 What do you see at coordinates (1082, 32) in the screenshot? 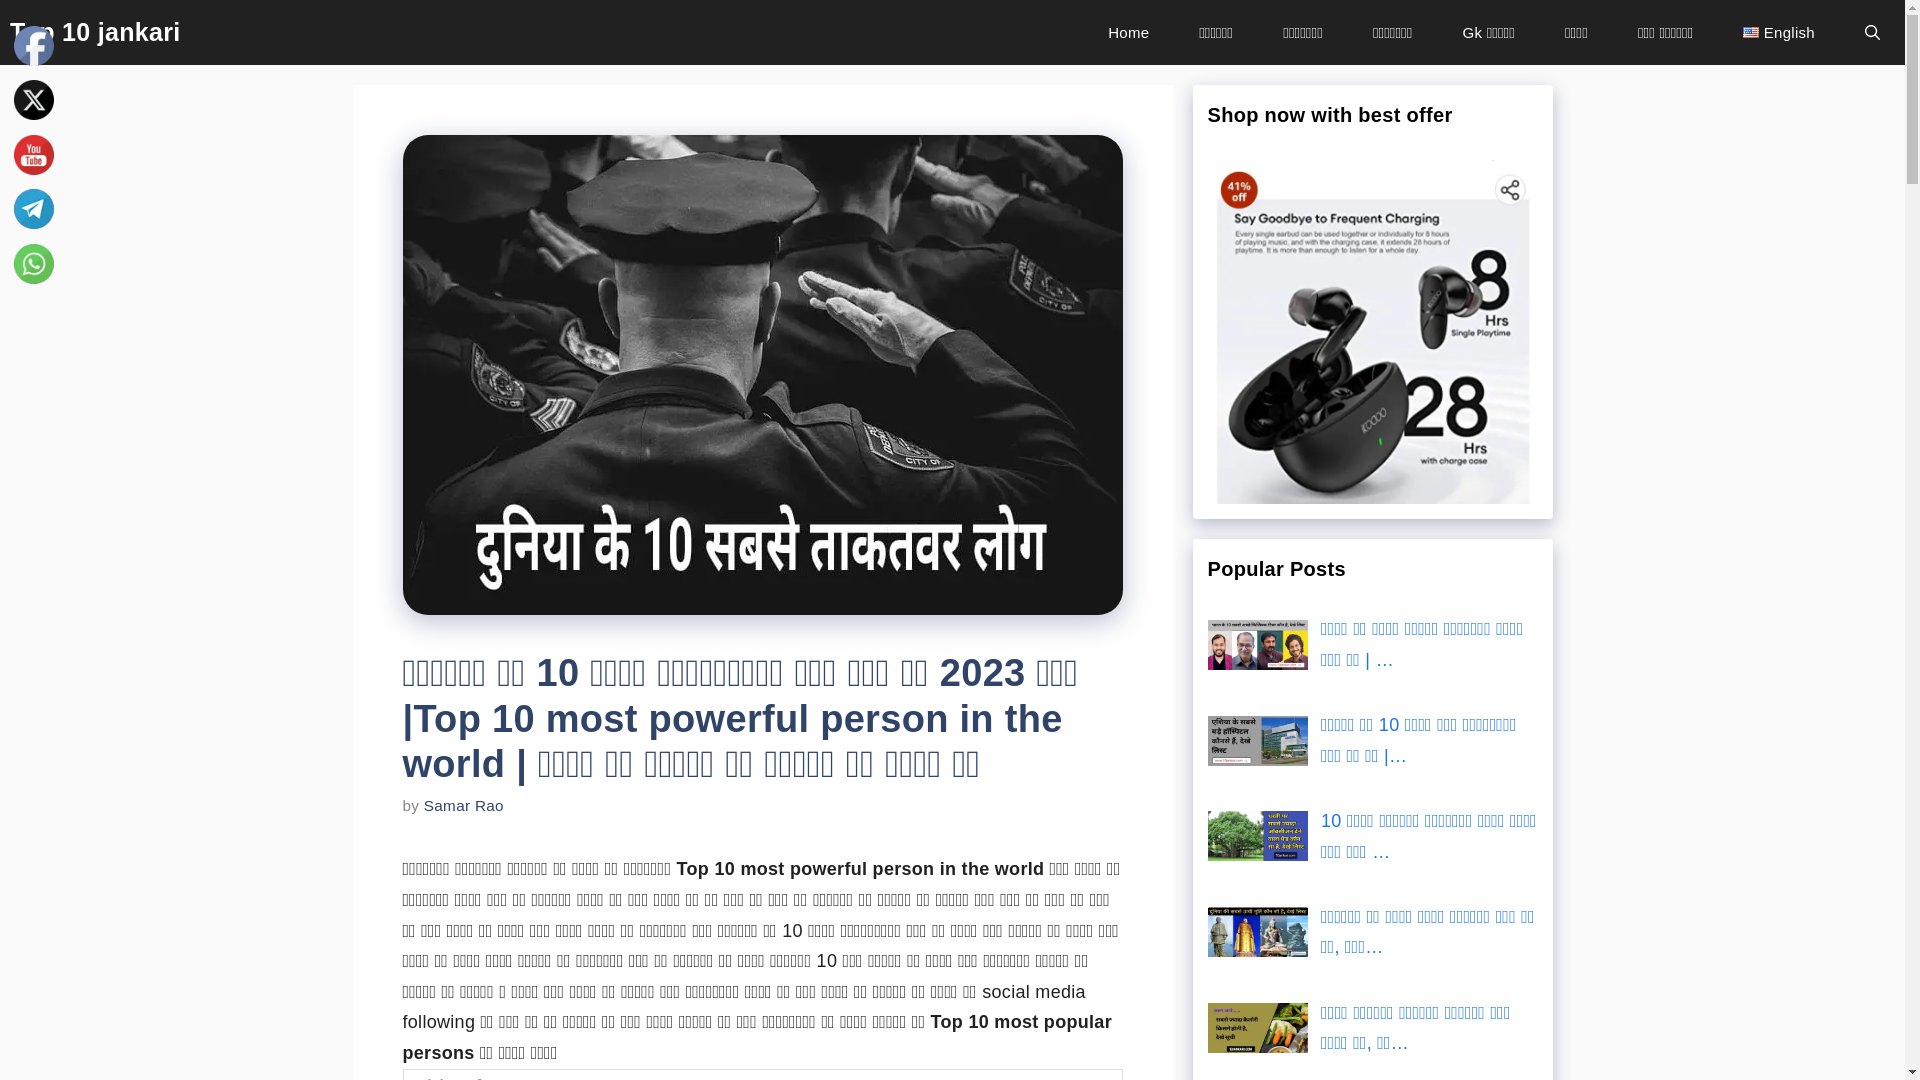
I see `'Home'` at bounding box center [1082, 32].